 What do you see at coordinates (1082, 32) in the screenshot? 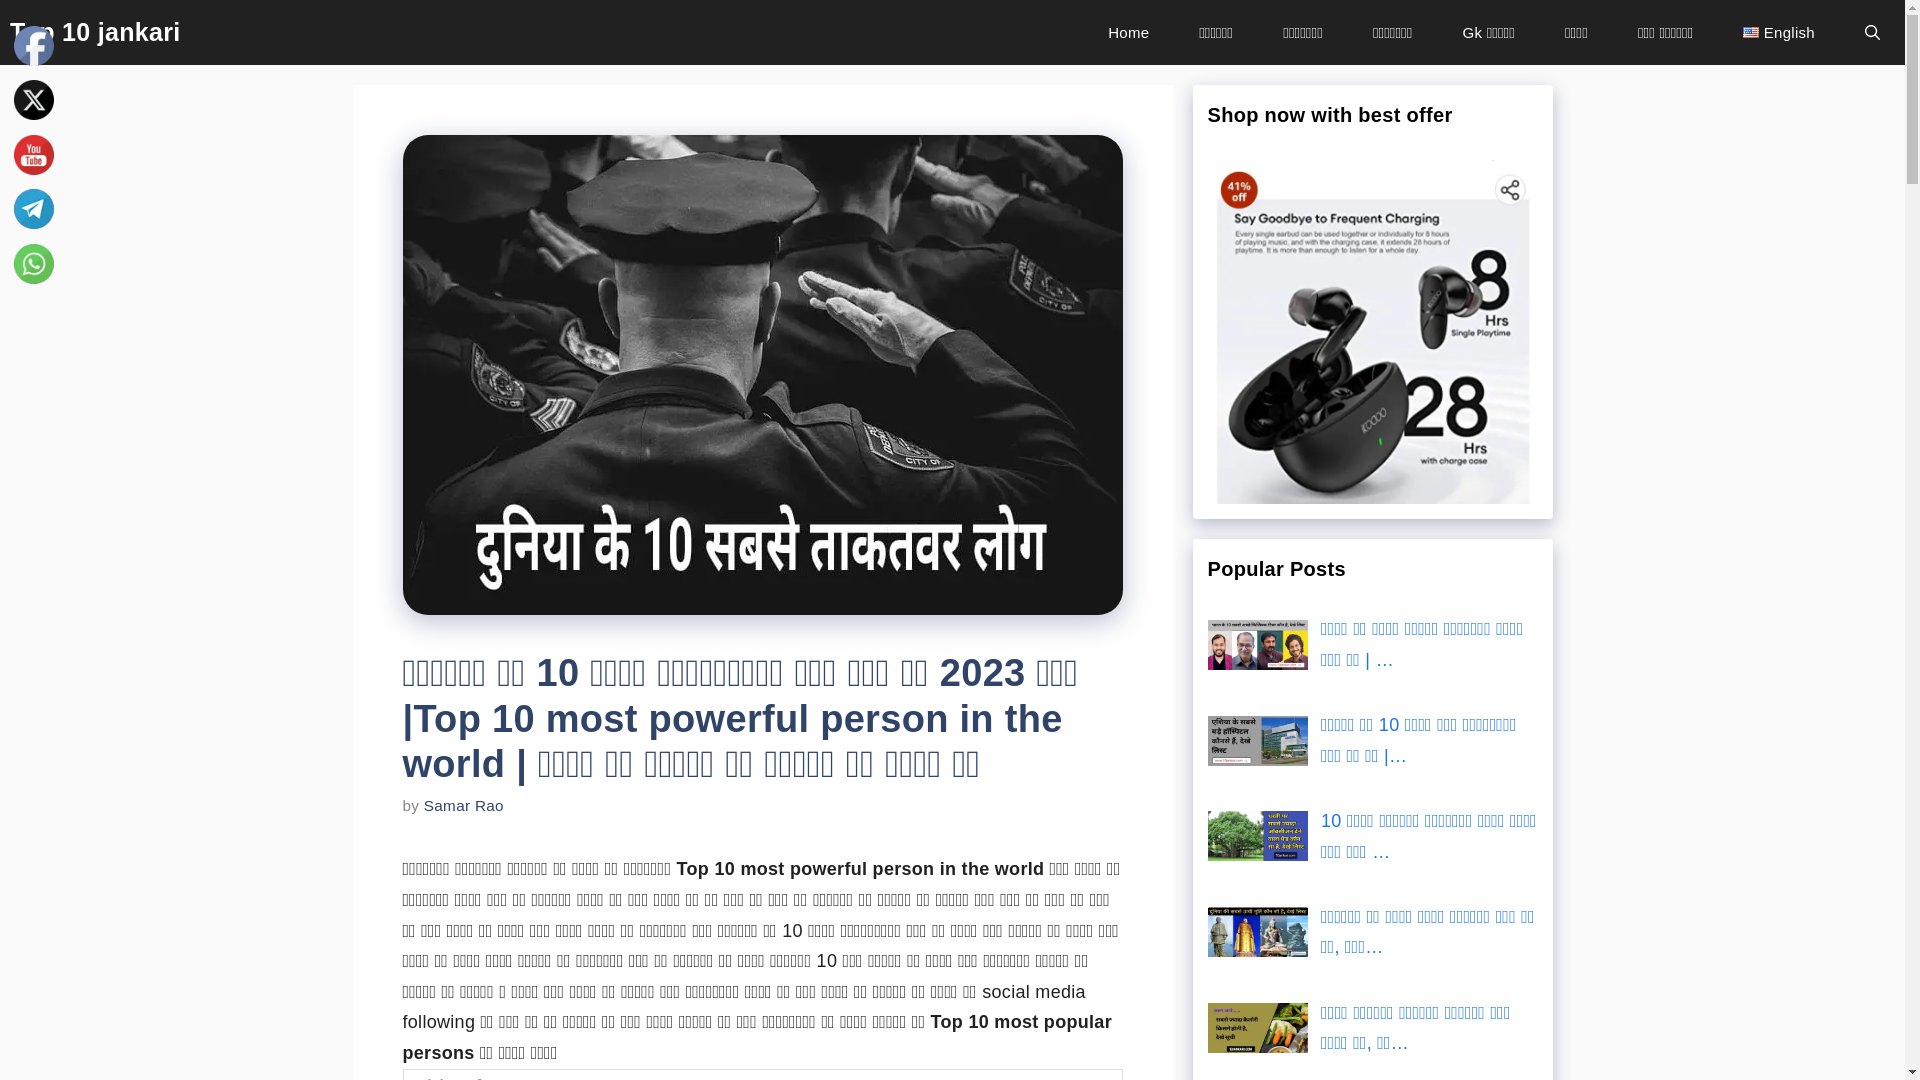
I see `'Home'` at bounding box center [1082, 32].